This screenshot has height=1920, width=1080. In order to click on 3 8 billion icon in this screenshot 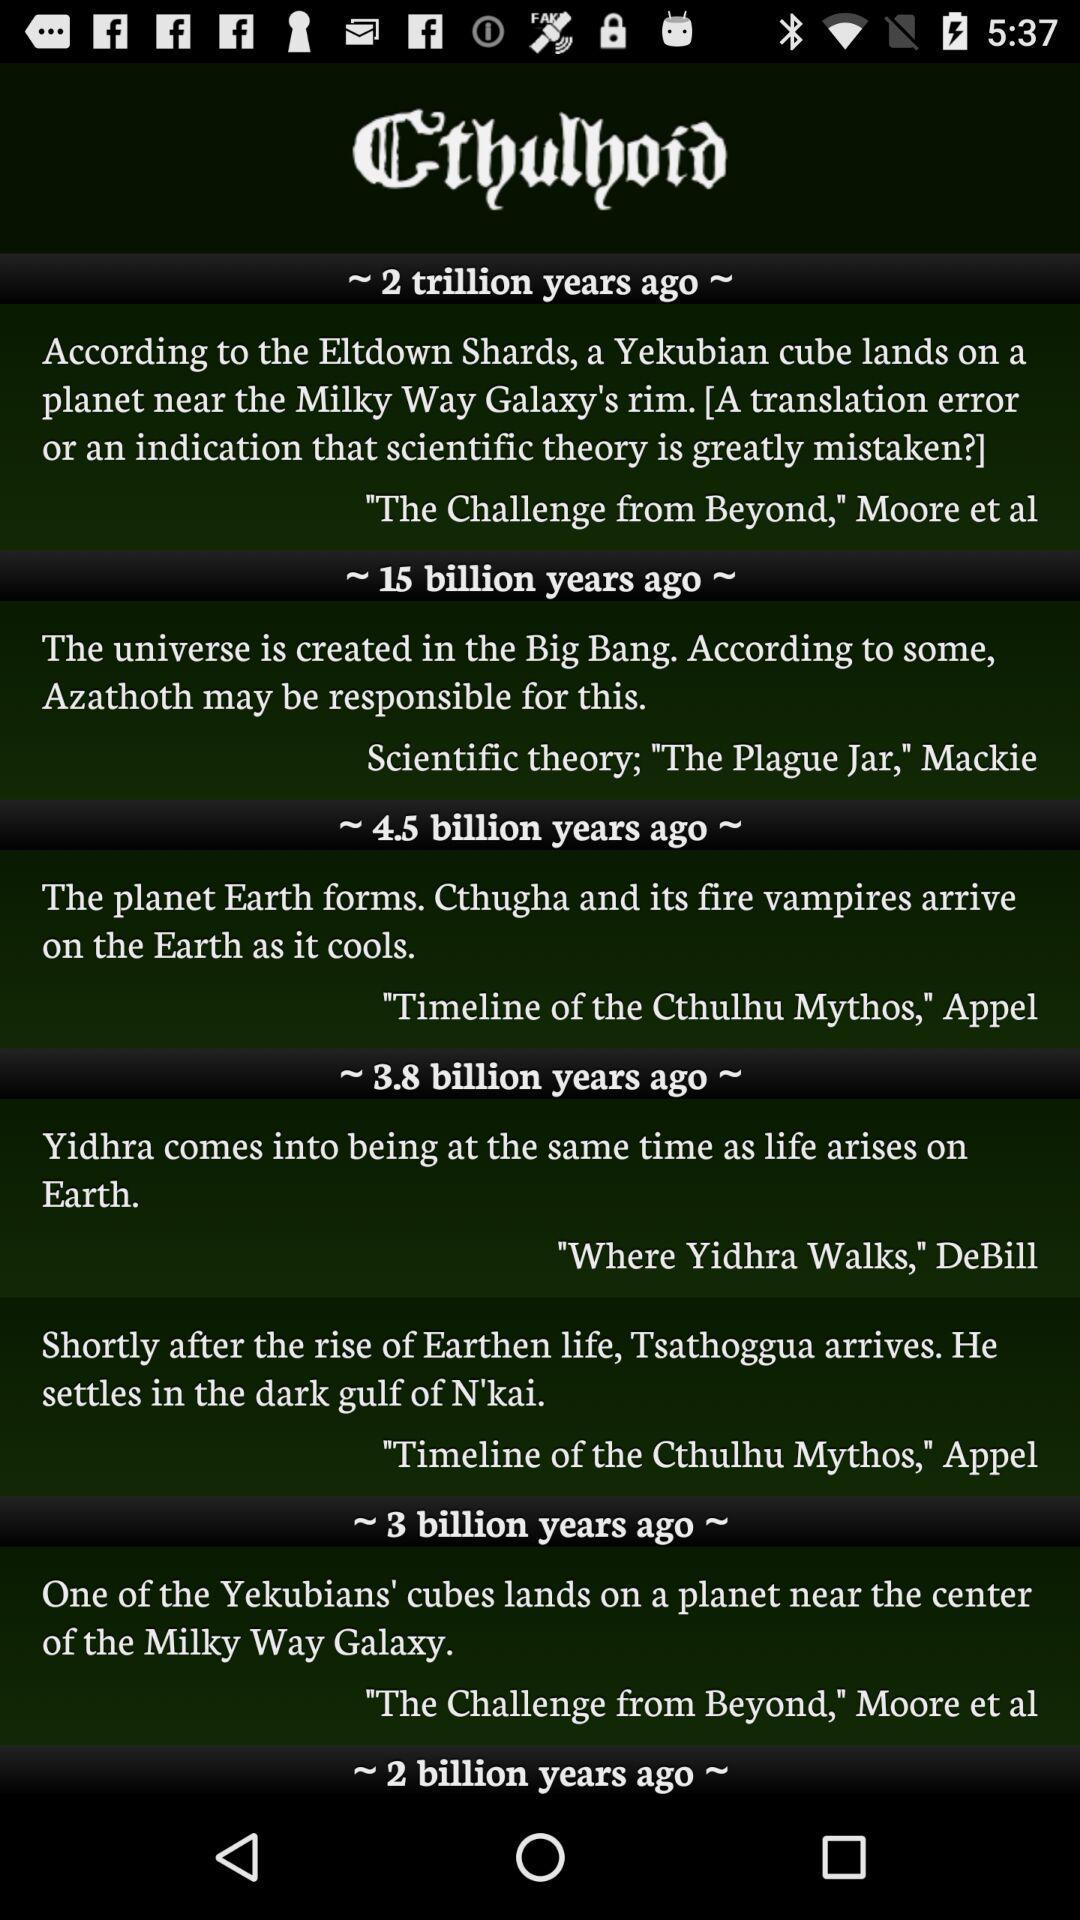, I will do `click(540, 1073)`.